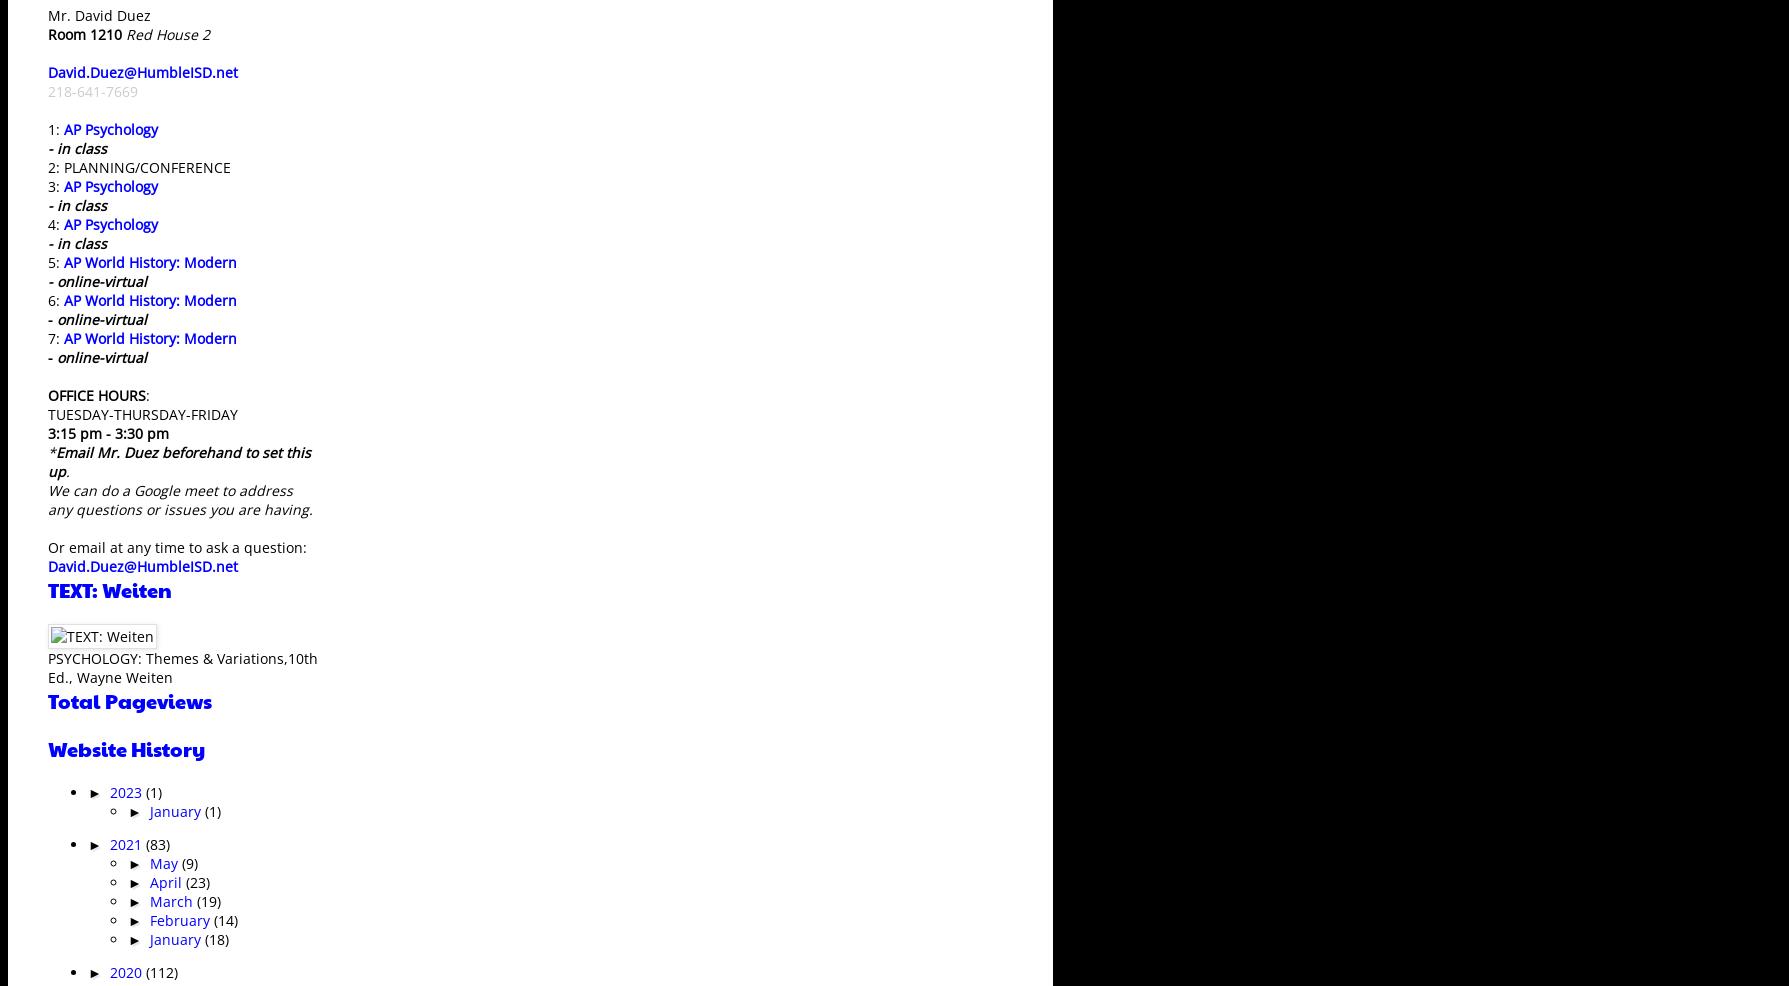 Image resolution: width=1789 pixels, height=986 pixels. Describe the element at coordinates (157, 842) in the screenshot. I see `'(83)'` at that location.